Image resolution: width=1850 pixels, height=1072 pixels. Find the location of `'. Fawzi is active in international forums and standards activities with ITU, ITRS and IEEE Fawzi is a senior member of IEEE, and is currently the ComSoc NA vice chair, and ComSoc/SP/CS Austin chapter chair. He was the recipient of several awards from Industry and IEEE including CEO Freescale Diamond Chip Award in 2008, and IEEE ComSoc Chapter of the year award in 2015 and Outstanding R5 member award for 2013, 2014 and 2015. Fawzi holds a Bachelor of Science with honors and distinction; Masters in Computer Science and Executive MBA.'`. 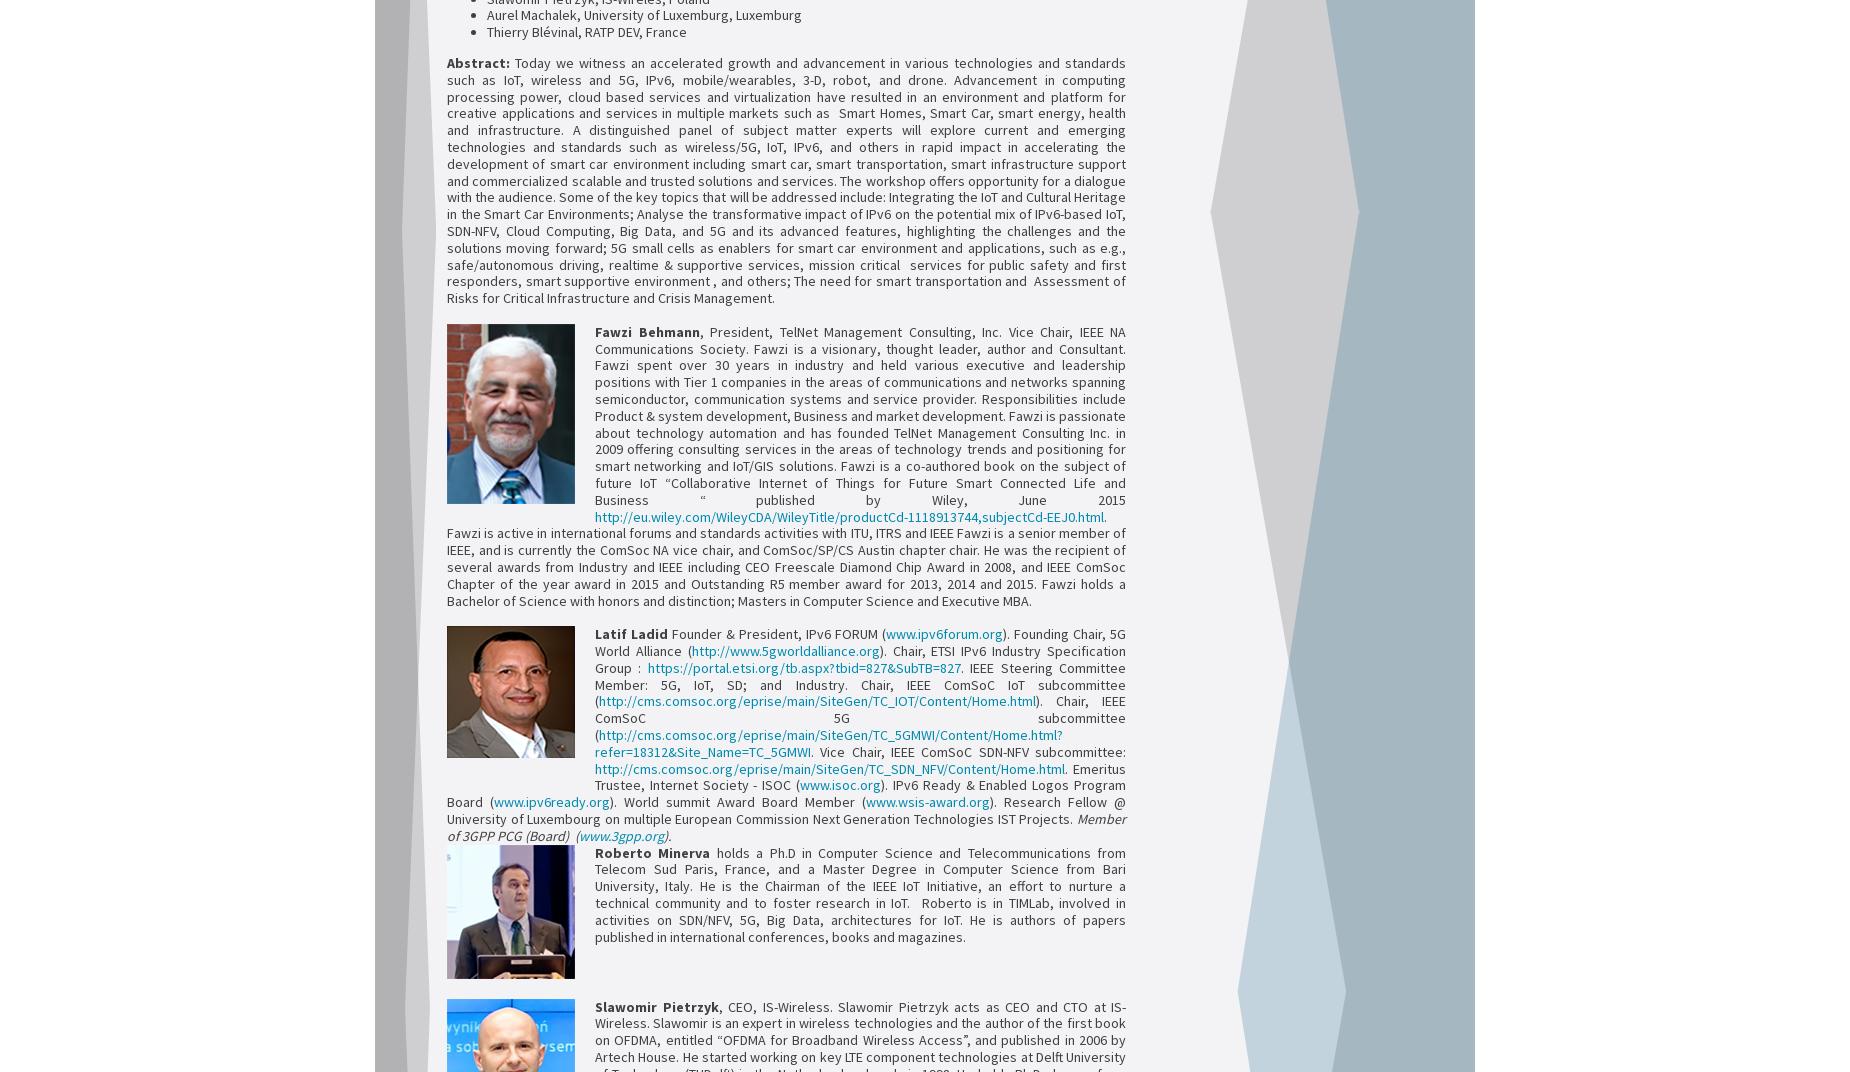

'. Fawzi is active in international forums and standards activities with ITU, ITRS and IEEE Fawzi is a senior member of IEEE, and is currently the ComSoc NA vice chair, and ComSoc/SP/CS Austin chapter chair. He was the recipient of several awards from Industry and IEEE including CEO Freescale Diamond Chip Award in 2008, and IEEE ComSoc Chapter of the year award in 2015 and Outstanding R5 member award for 2013, 2014 and 2015. Fawzi holds a Bachelor of Science with honors and distinction; Masters in Computer Science and Executive MBA.' is located at coordinates (786, 556).